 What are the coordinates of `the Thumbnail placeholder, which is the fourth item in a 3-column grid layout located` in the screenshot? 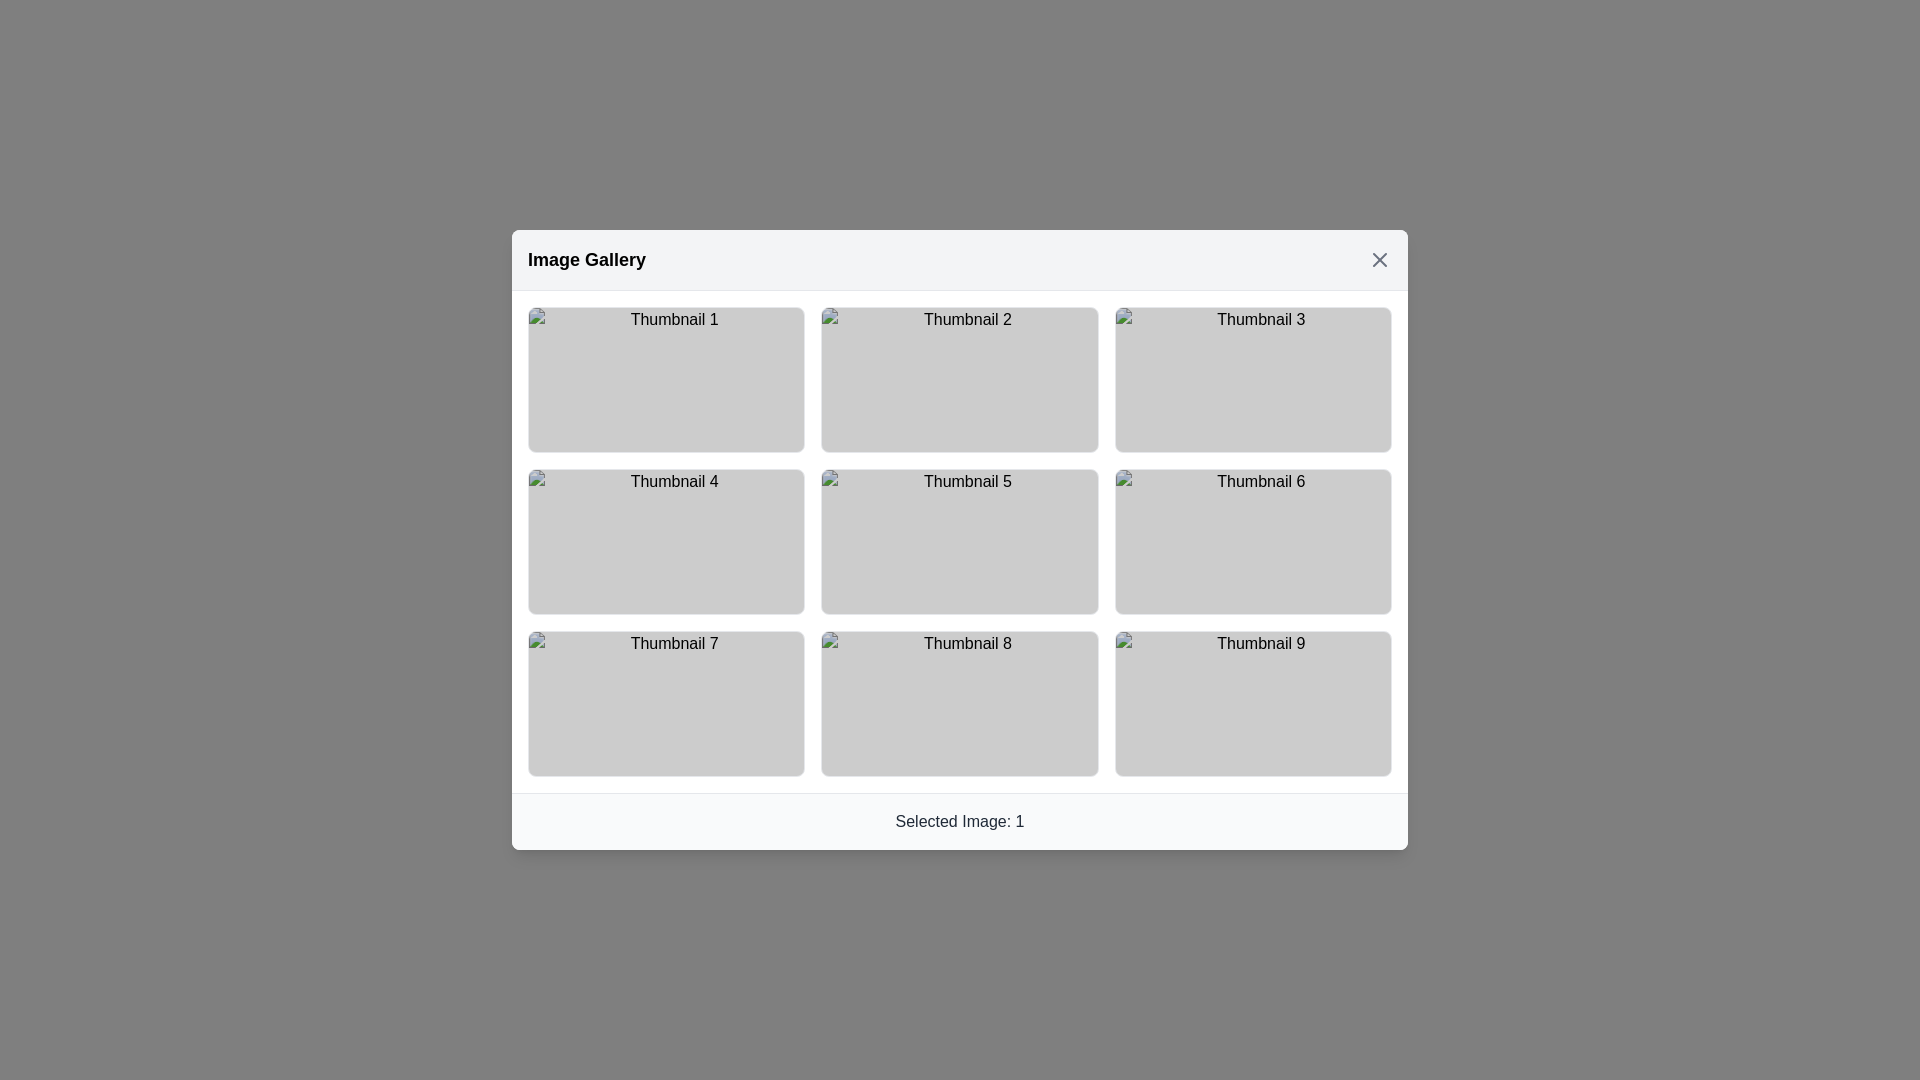 It's located at (666, 542).